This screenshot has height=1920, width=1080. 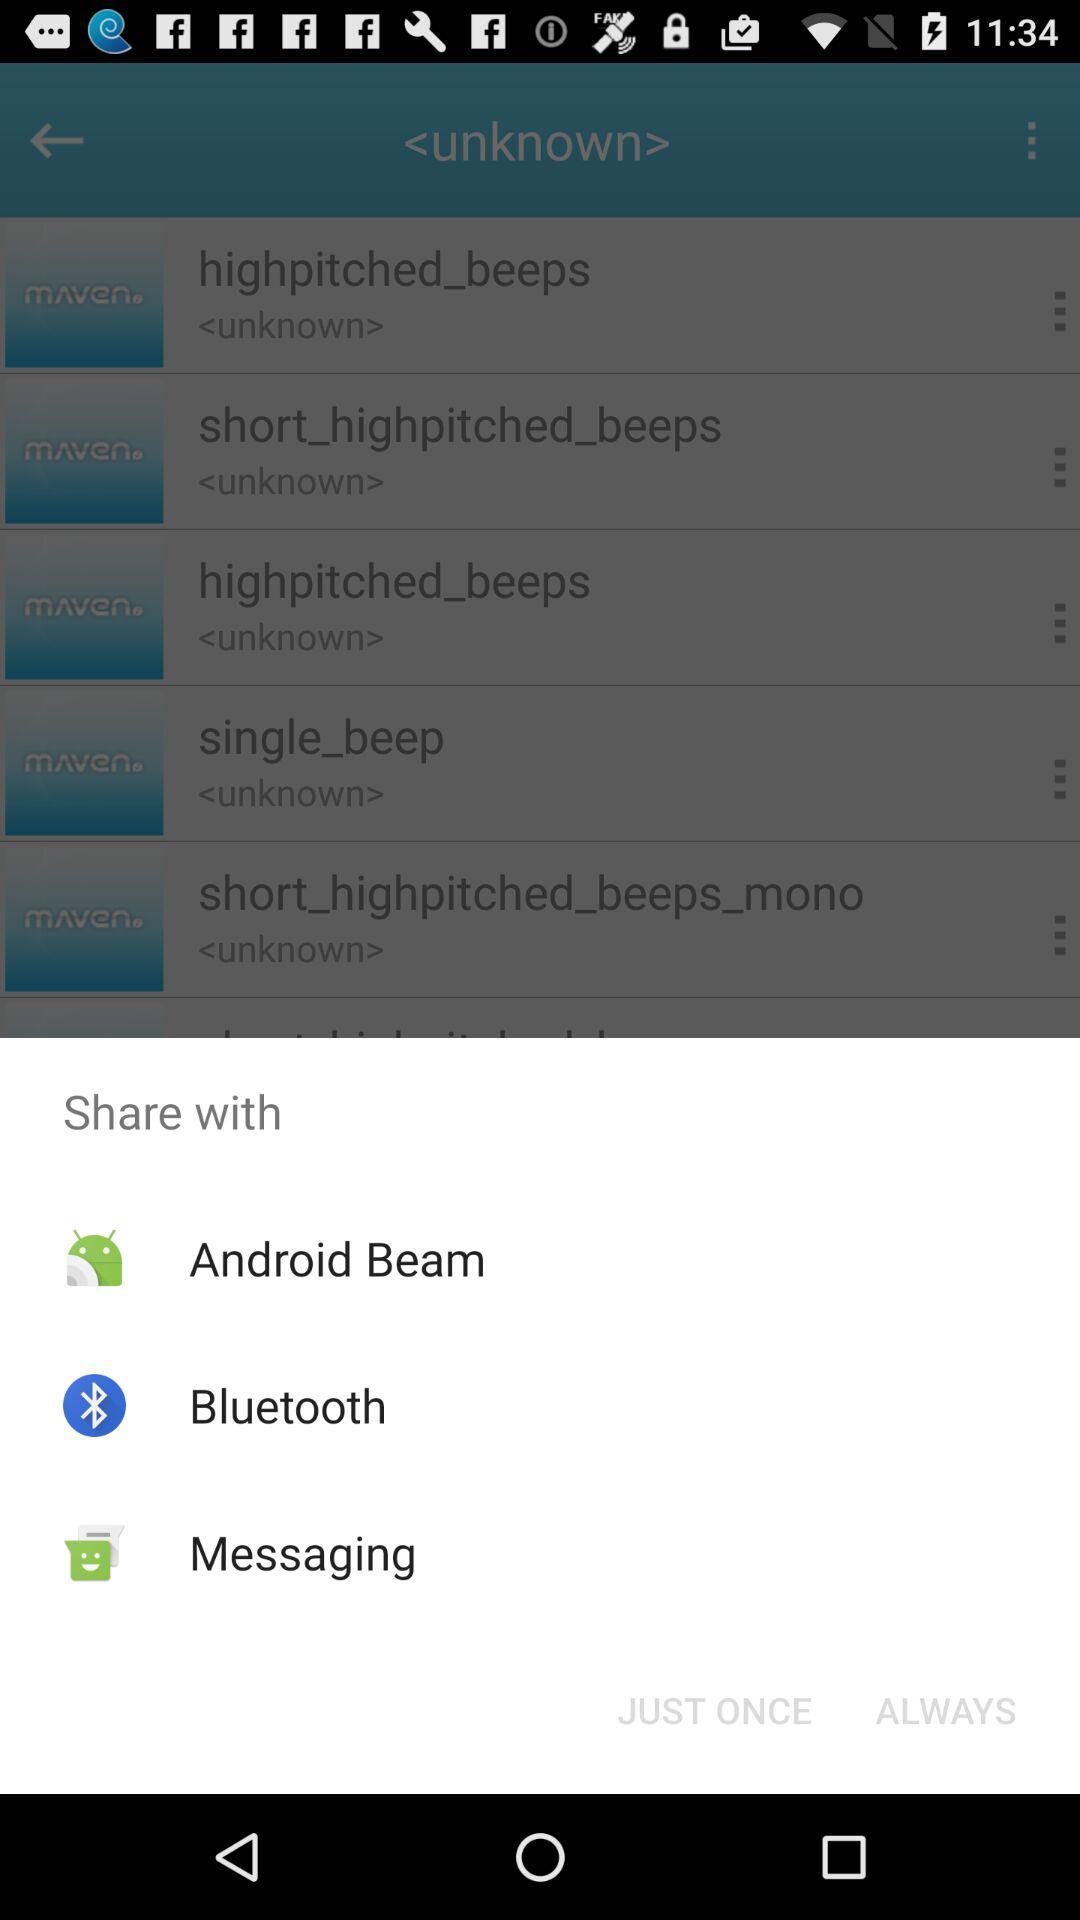 I want to click on the just once, so click(x=713, y=1708).